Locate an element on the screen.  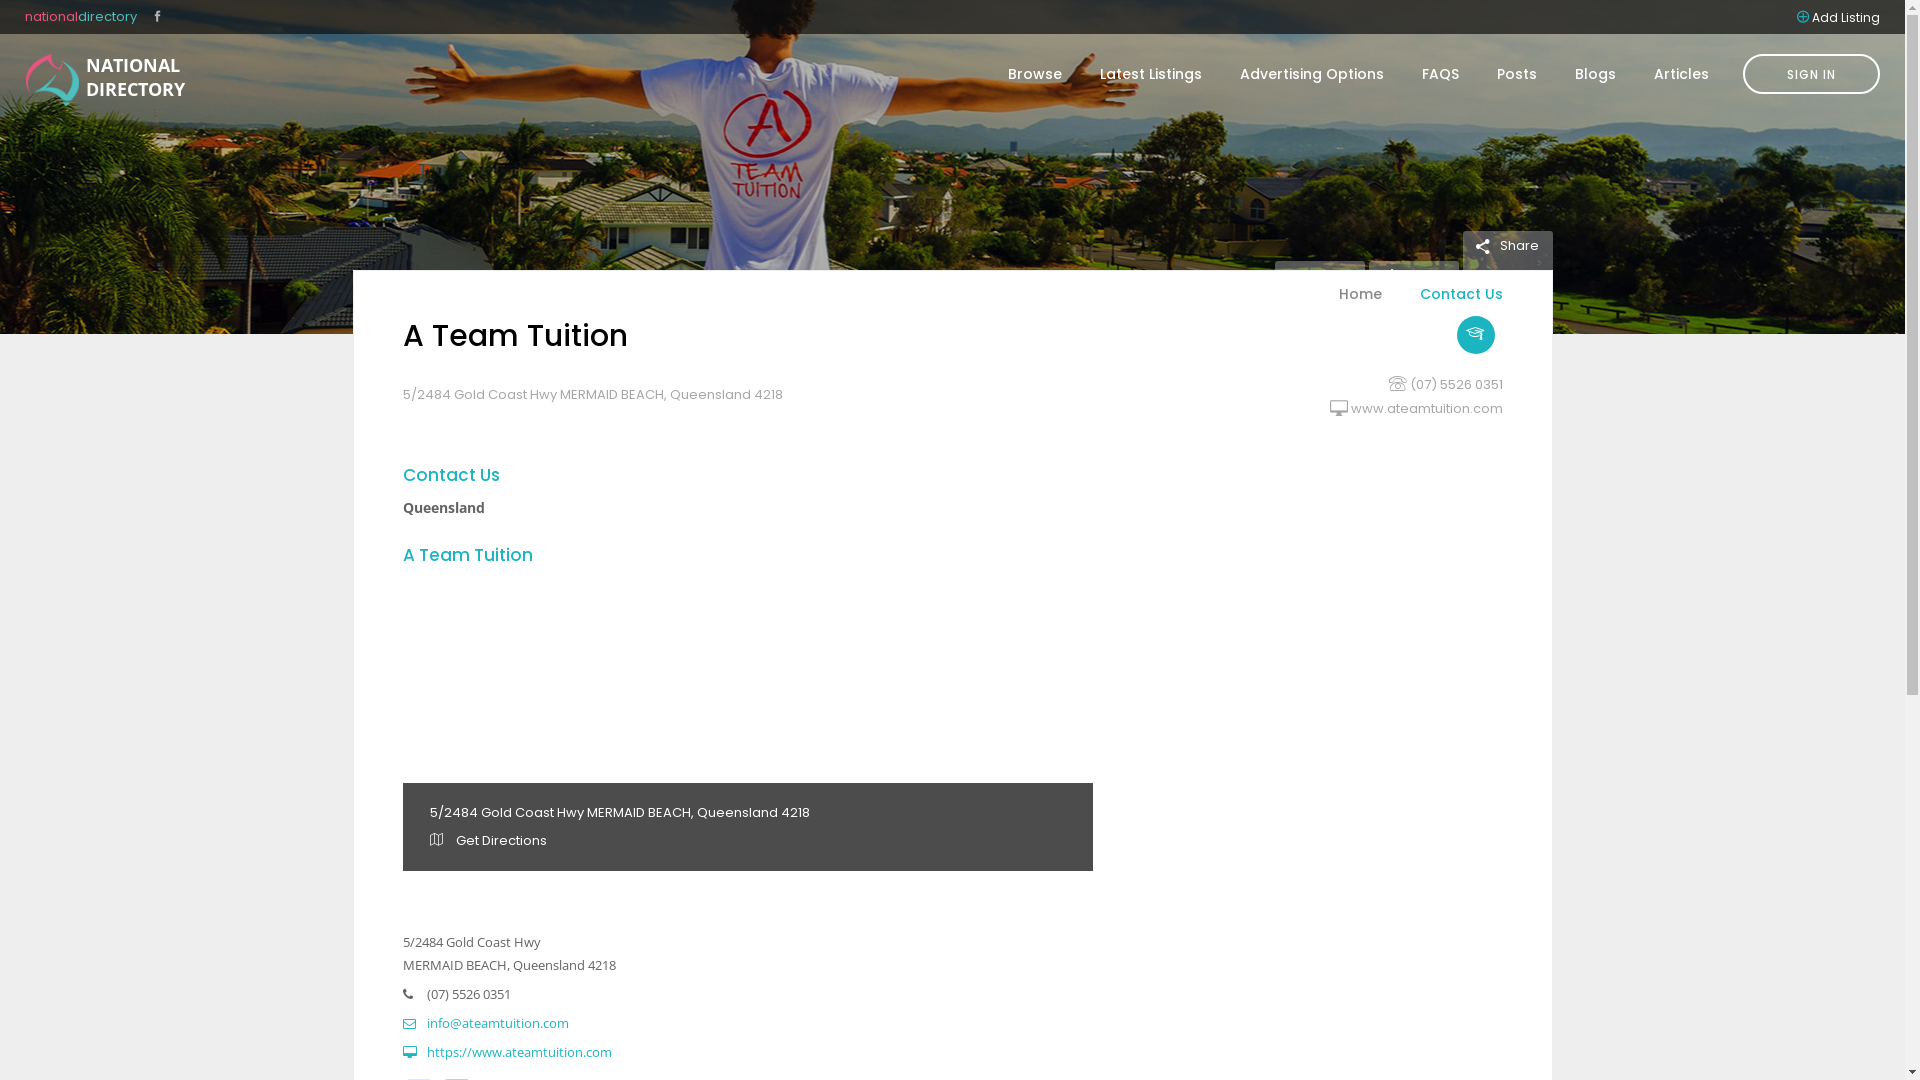
'Home' is located at coordinates (1360, 305).